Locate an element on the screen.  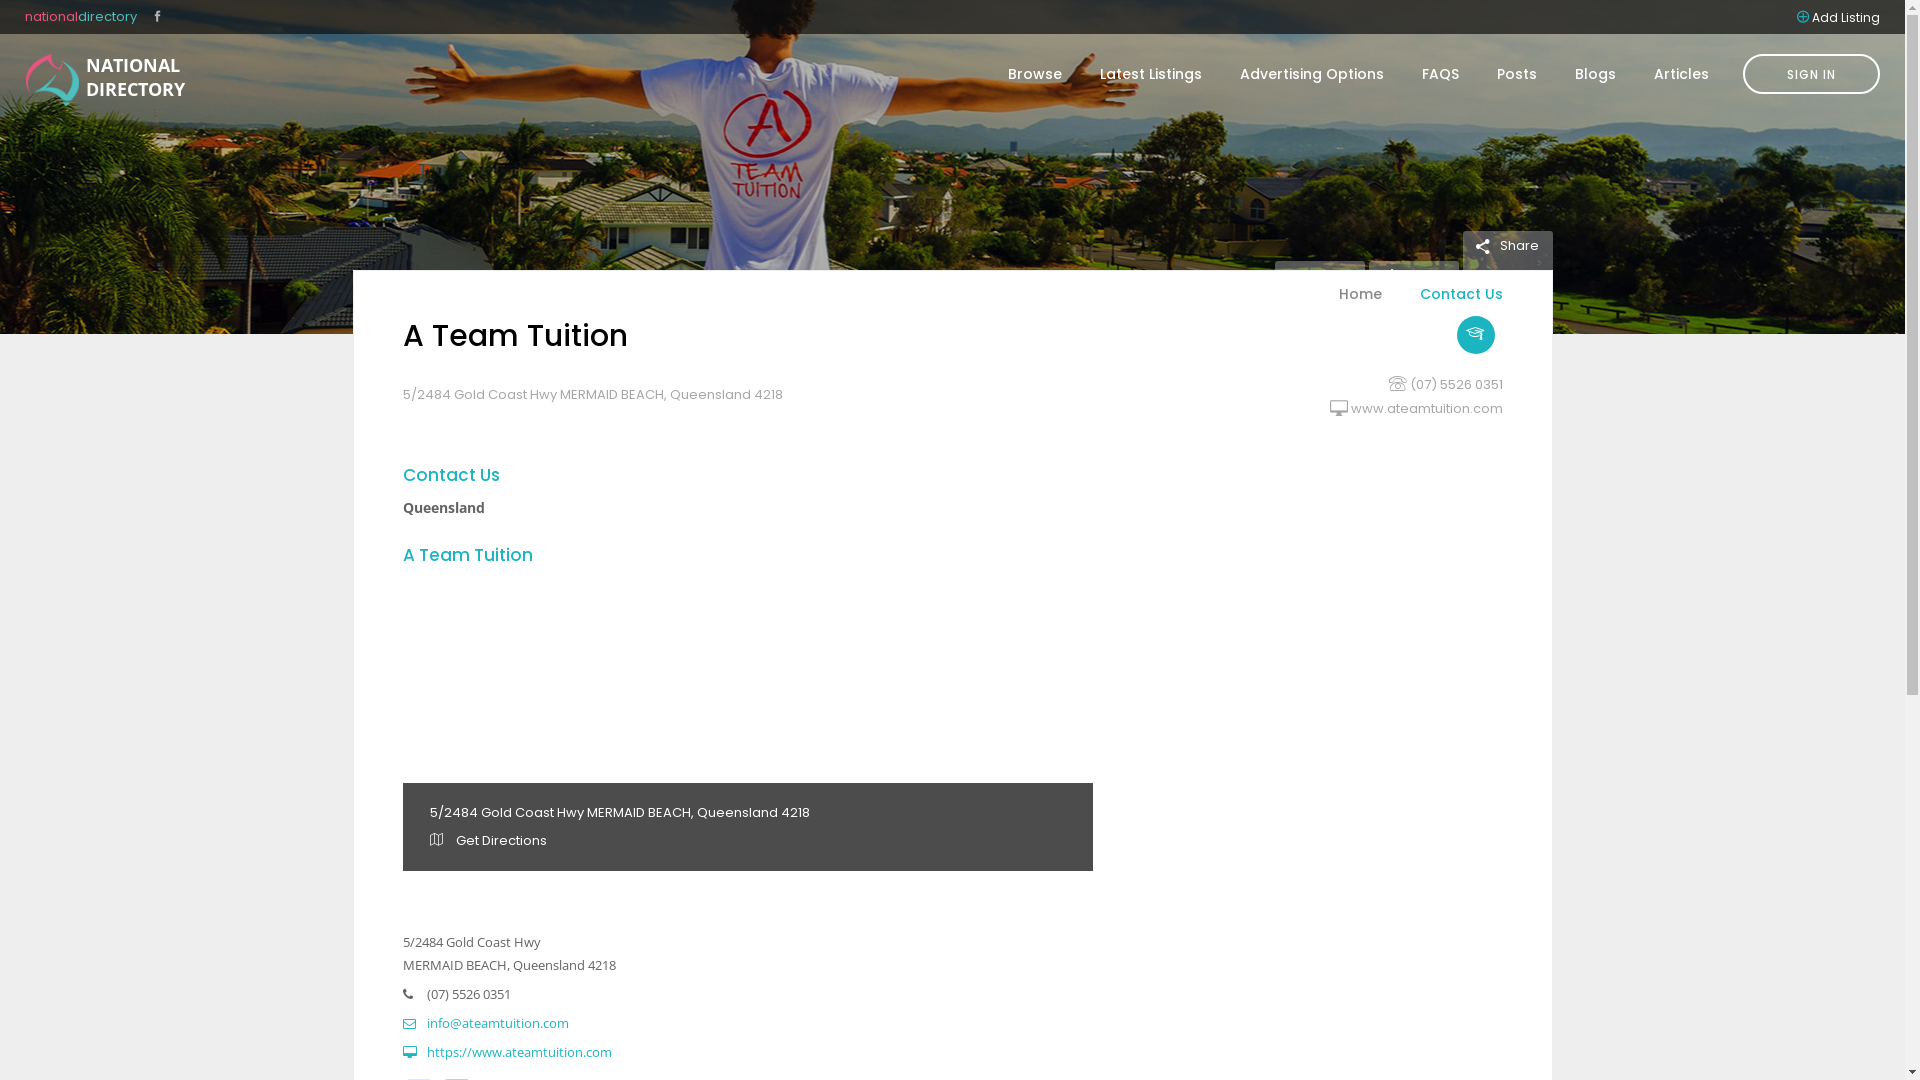
'Home' is located at coordinates (1360, 305).